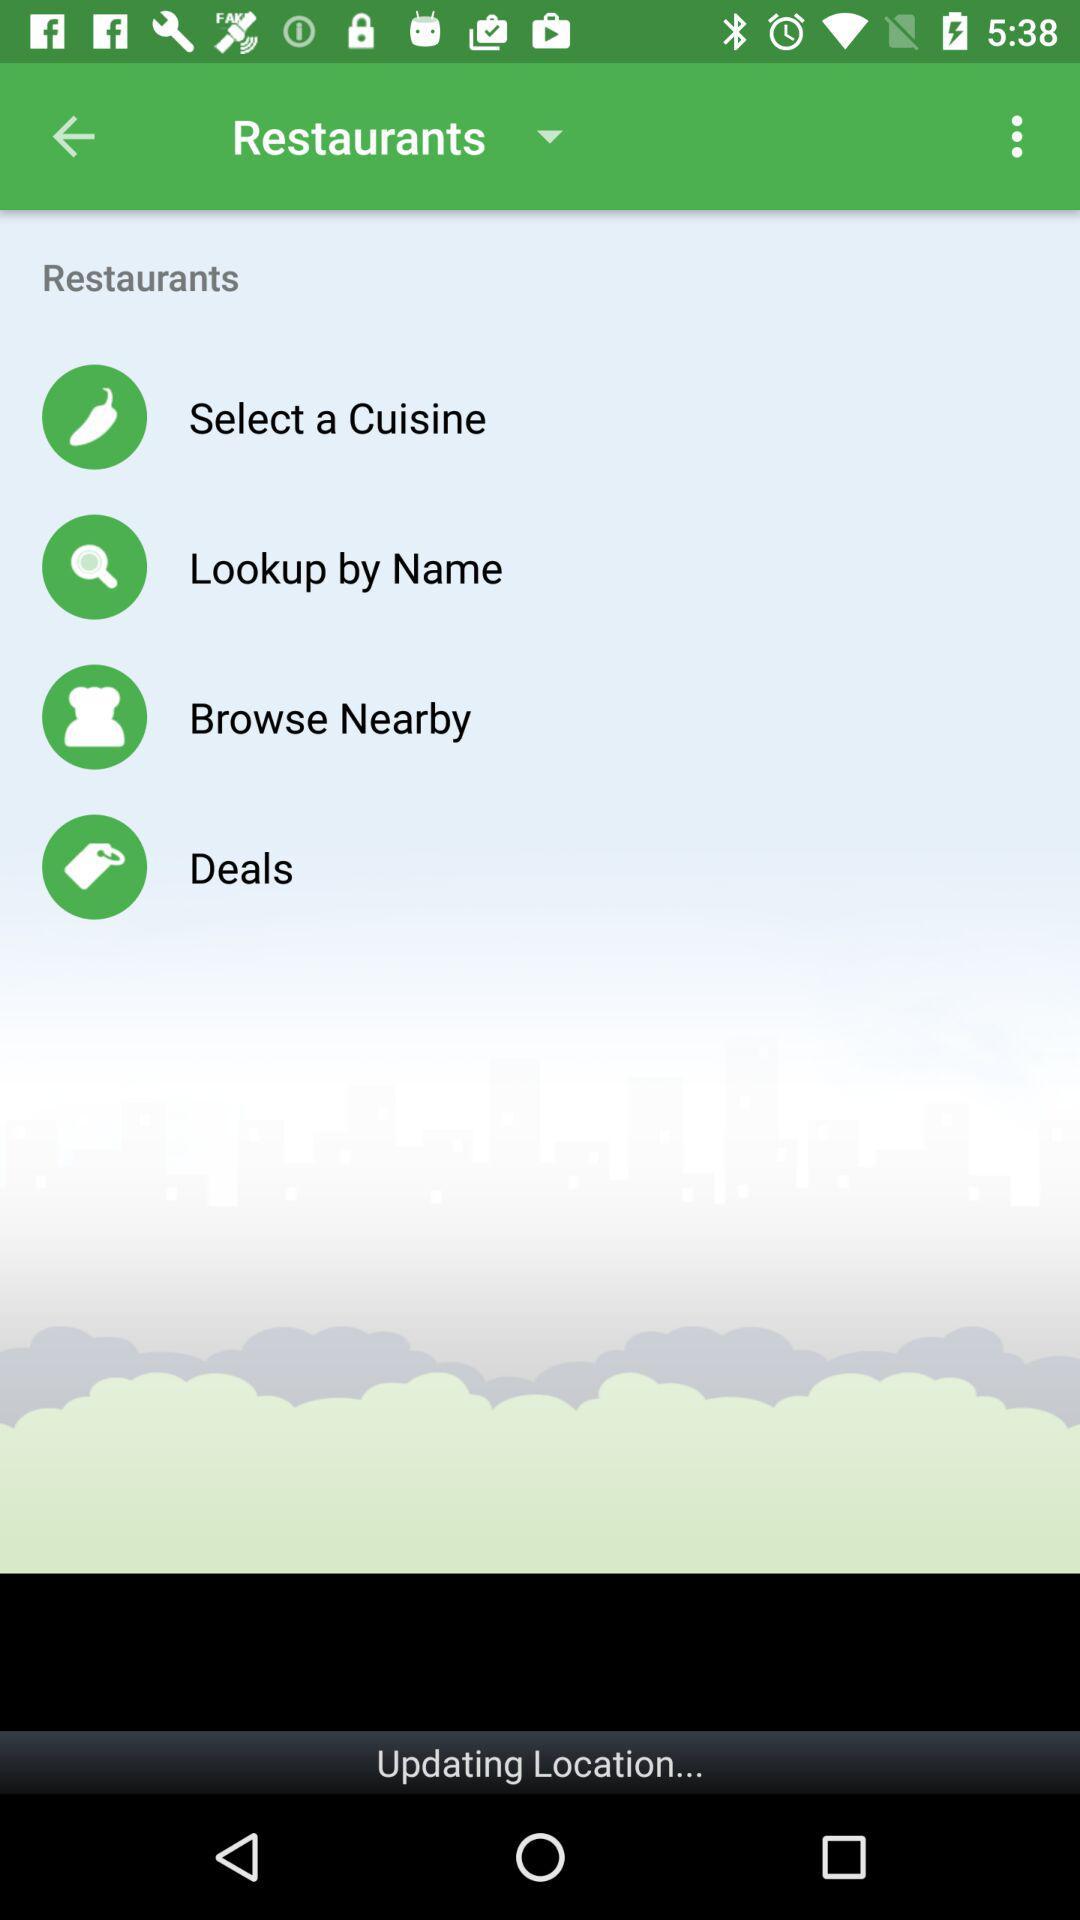 Image resolution: width=1080 pixels, height=1920 pixels. What do you see at coordinates (94, 717) in the screenshot?
I see `the symbol which is to the immediate left of browse nearby` at bounding box center [94, 717].